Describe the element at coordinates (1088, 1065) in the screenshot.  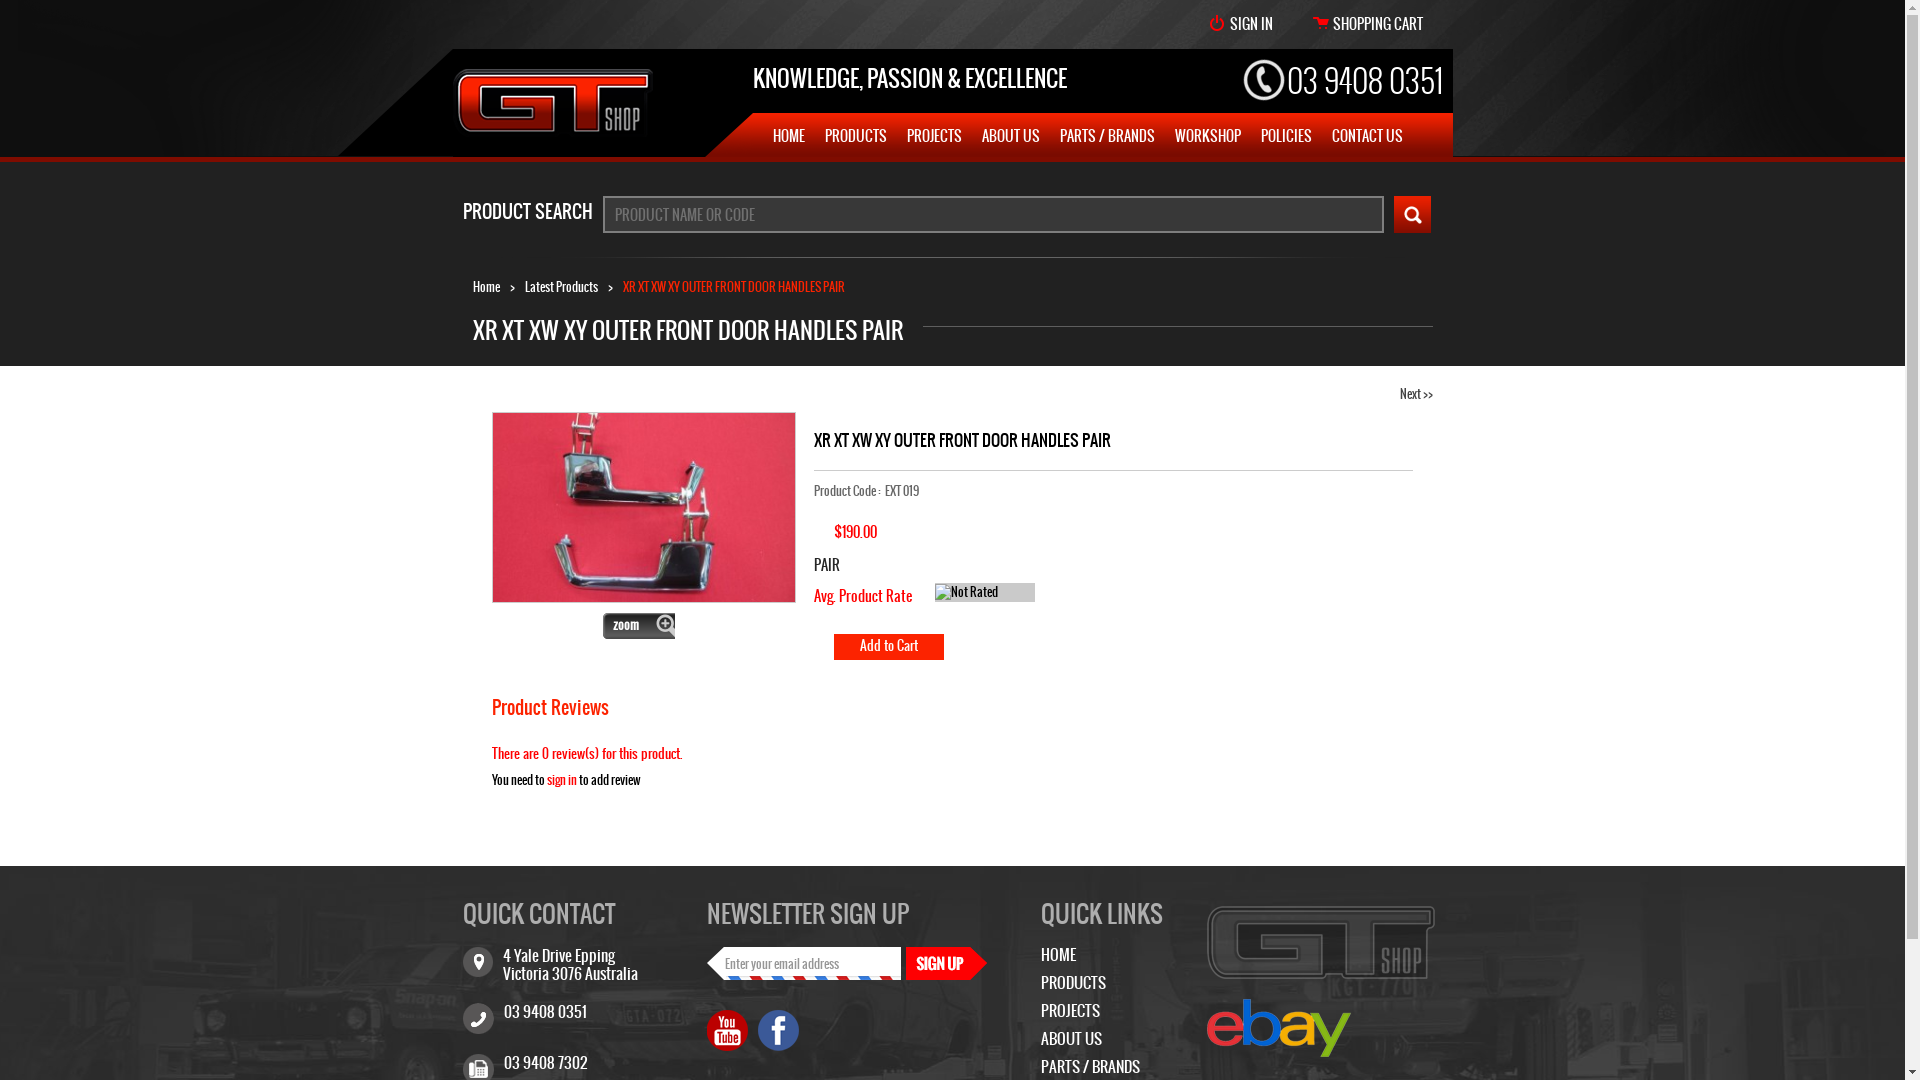
I see `'PARTS / BRANDS'` at that location.